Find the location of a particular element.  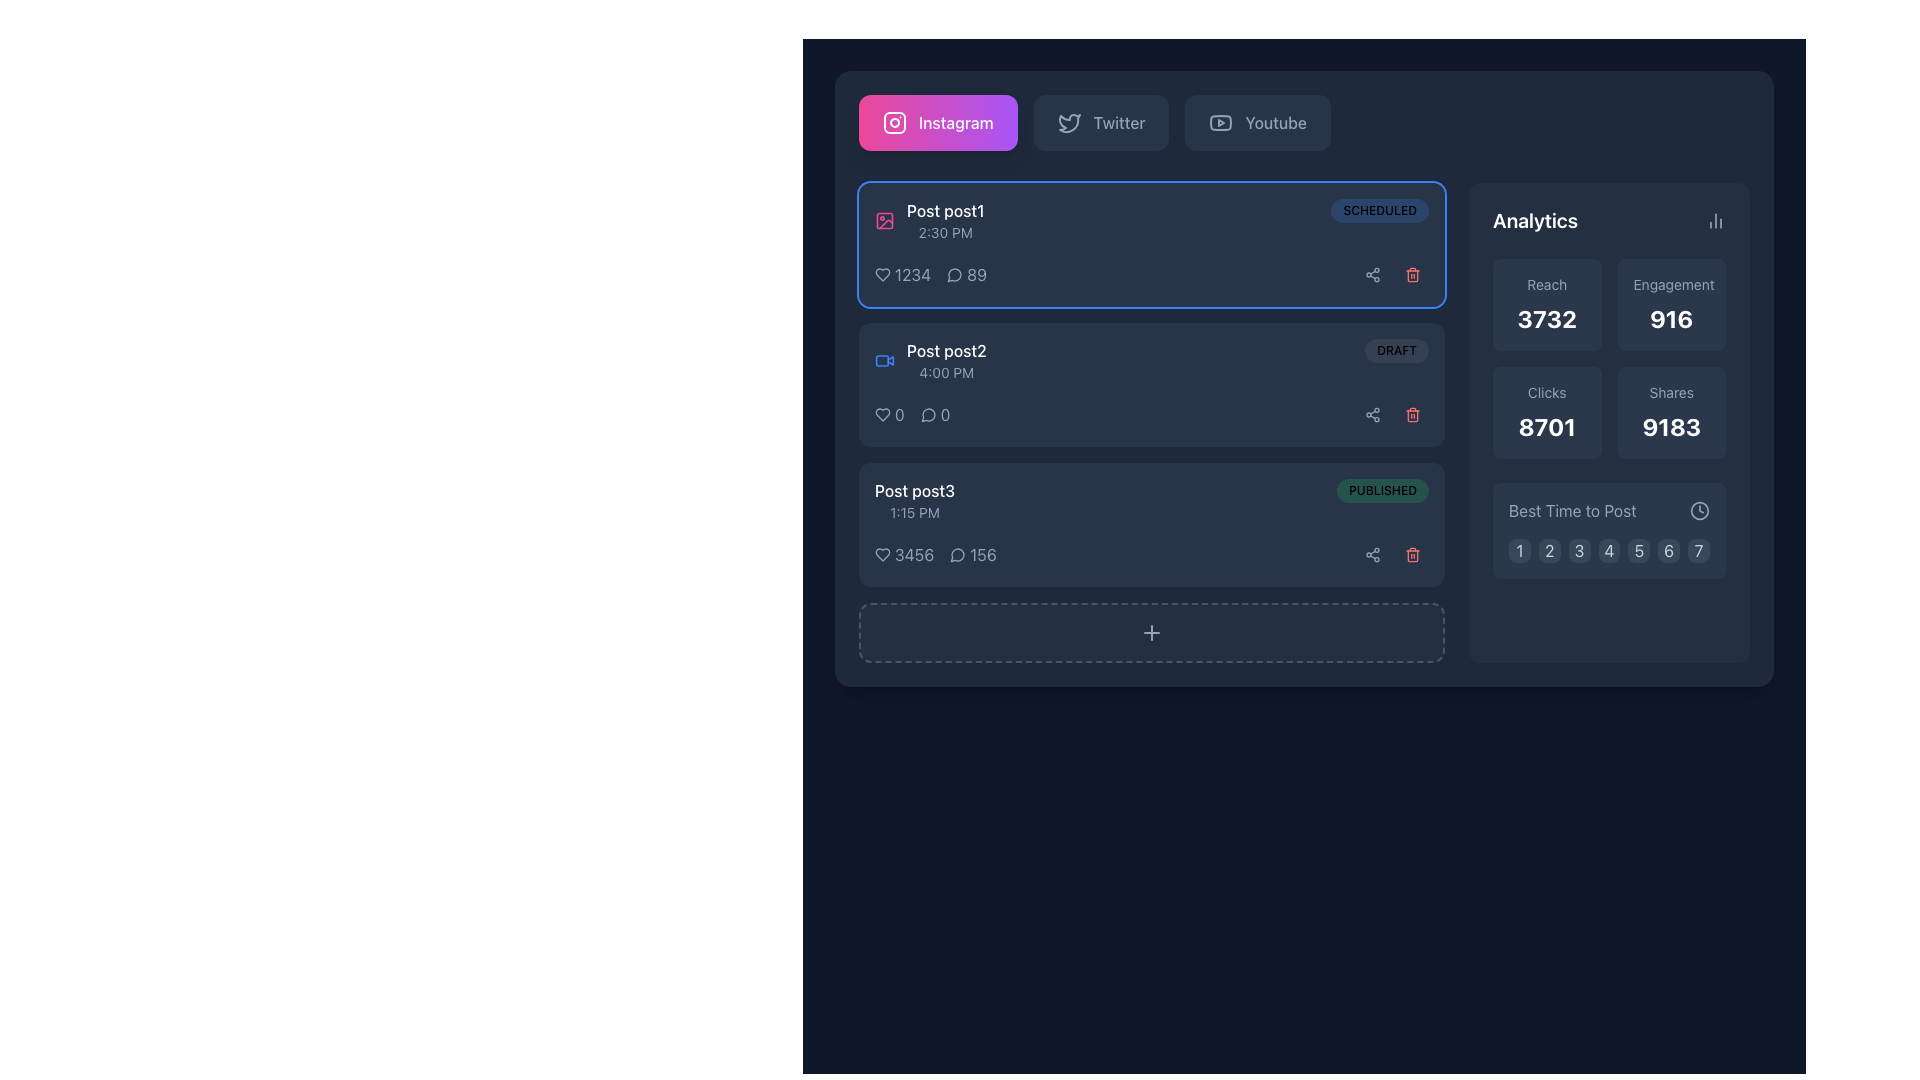

the speech bubble icon with a gray tone located next to the number '156' in the 'Post post3' section is located at coordinates (957, 555).